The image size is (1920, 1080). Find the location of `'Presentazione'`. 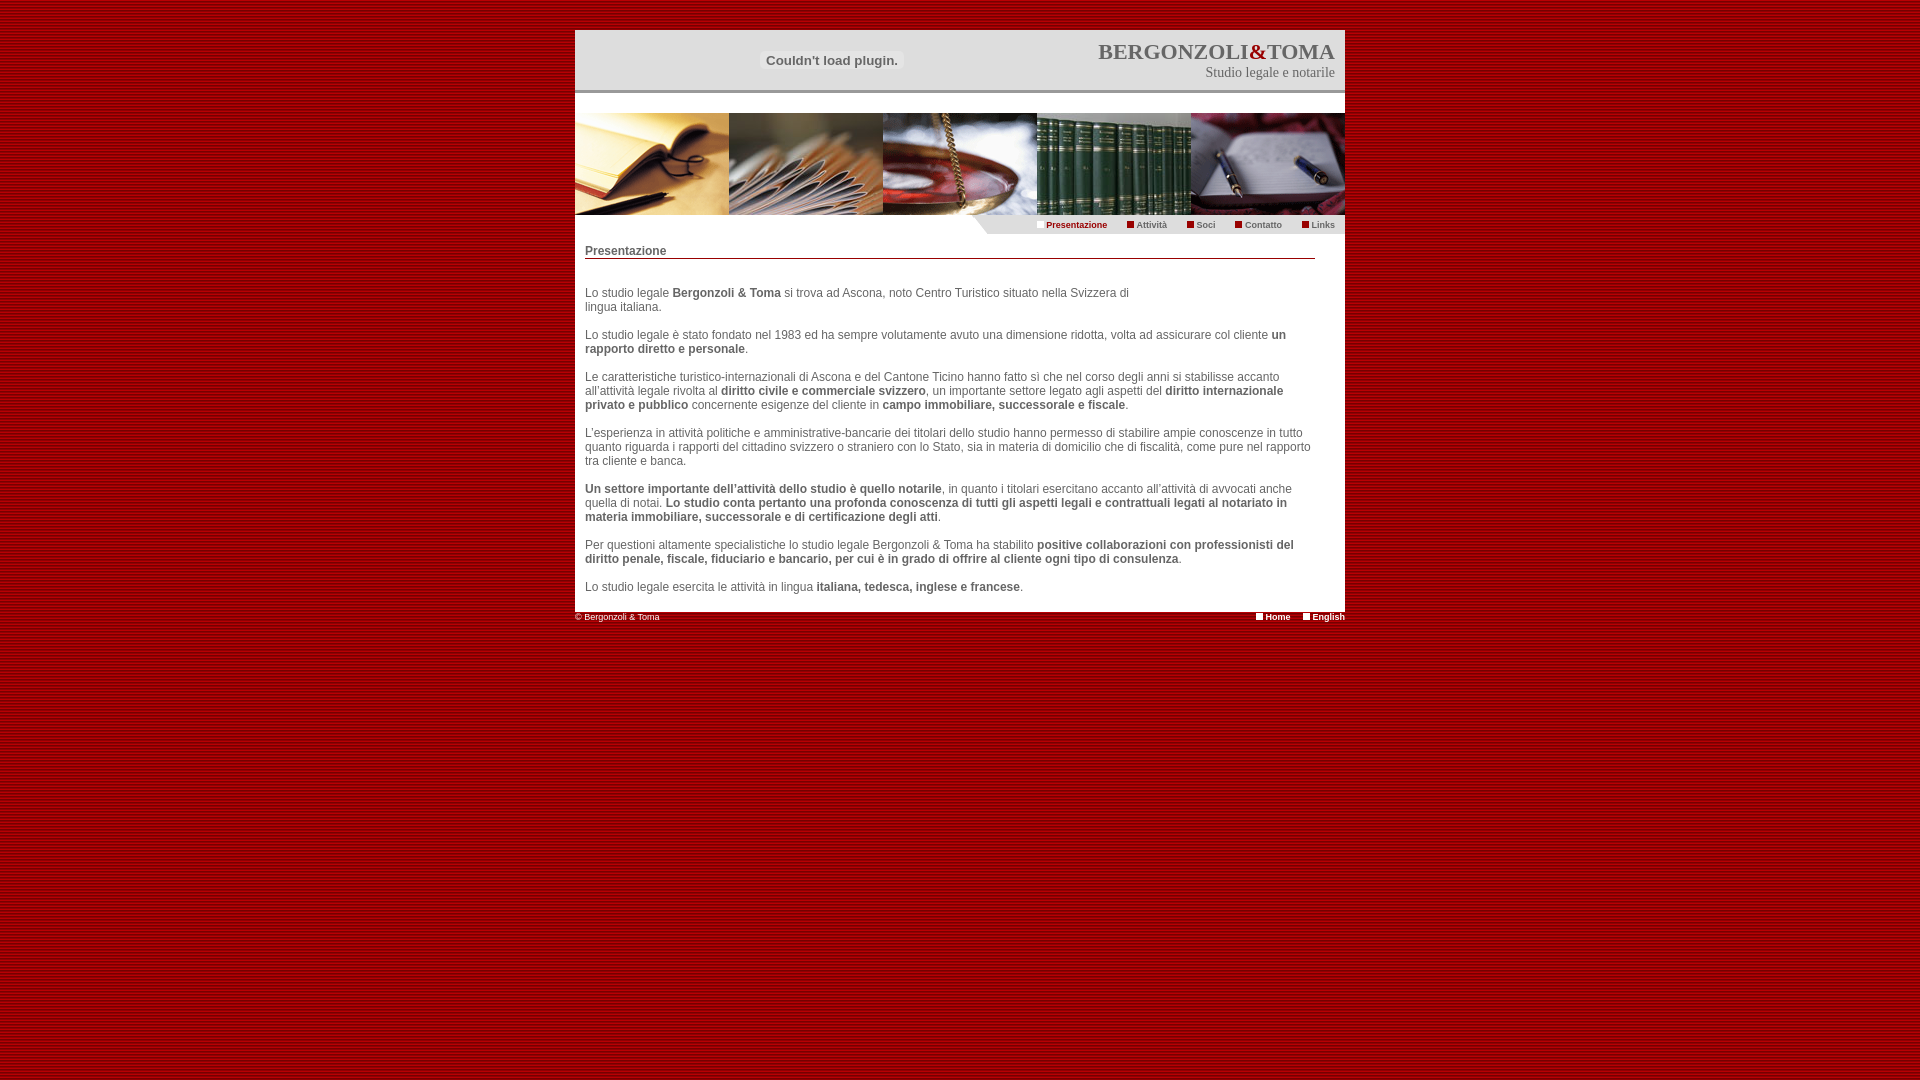

'Presentazione' is located at coordinates (1074, 224).